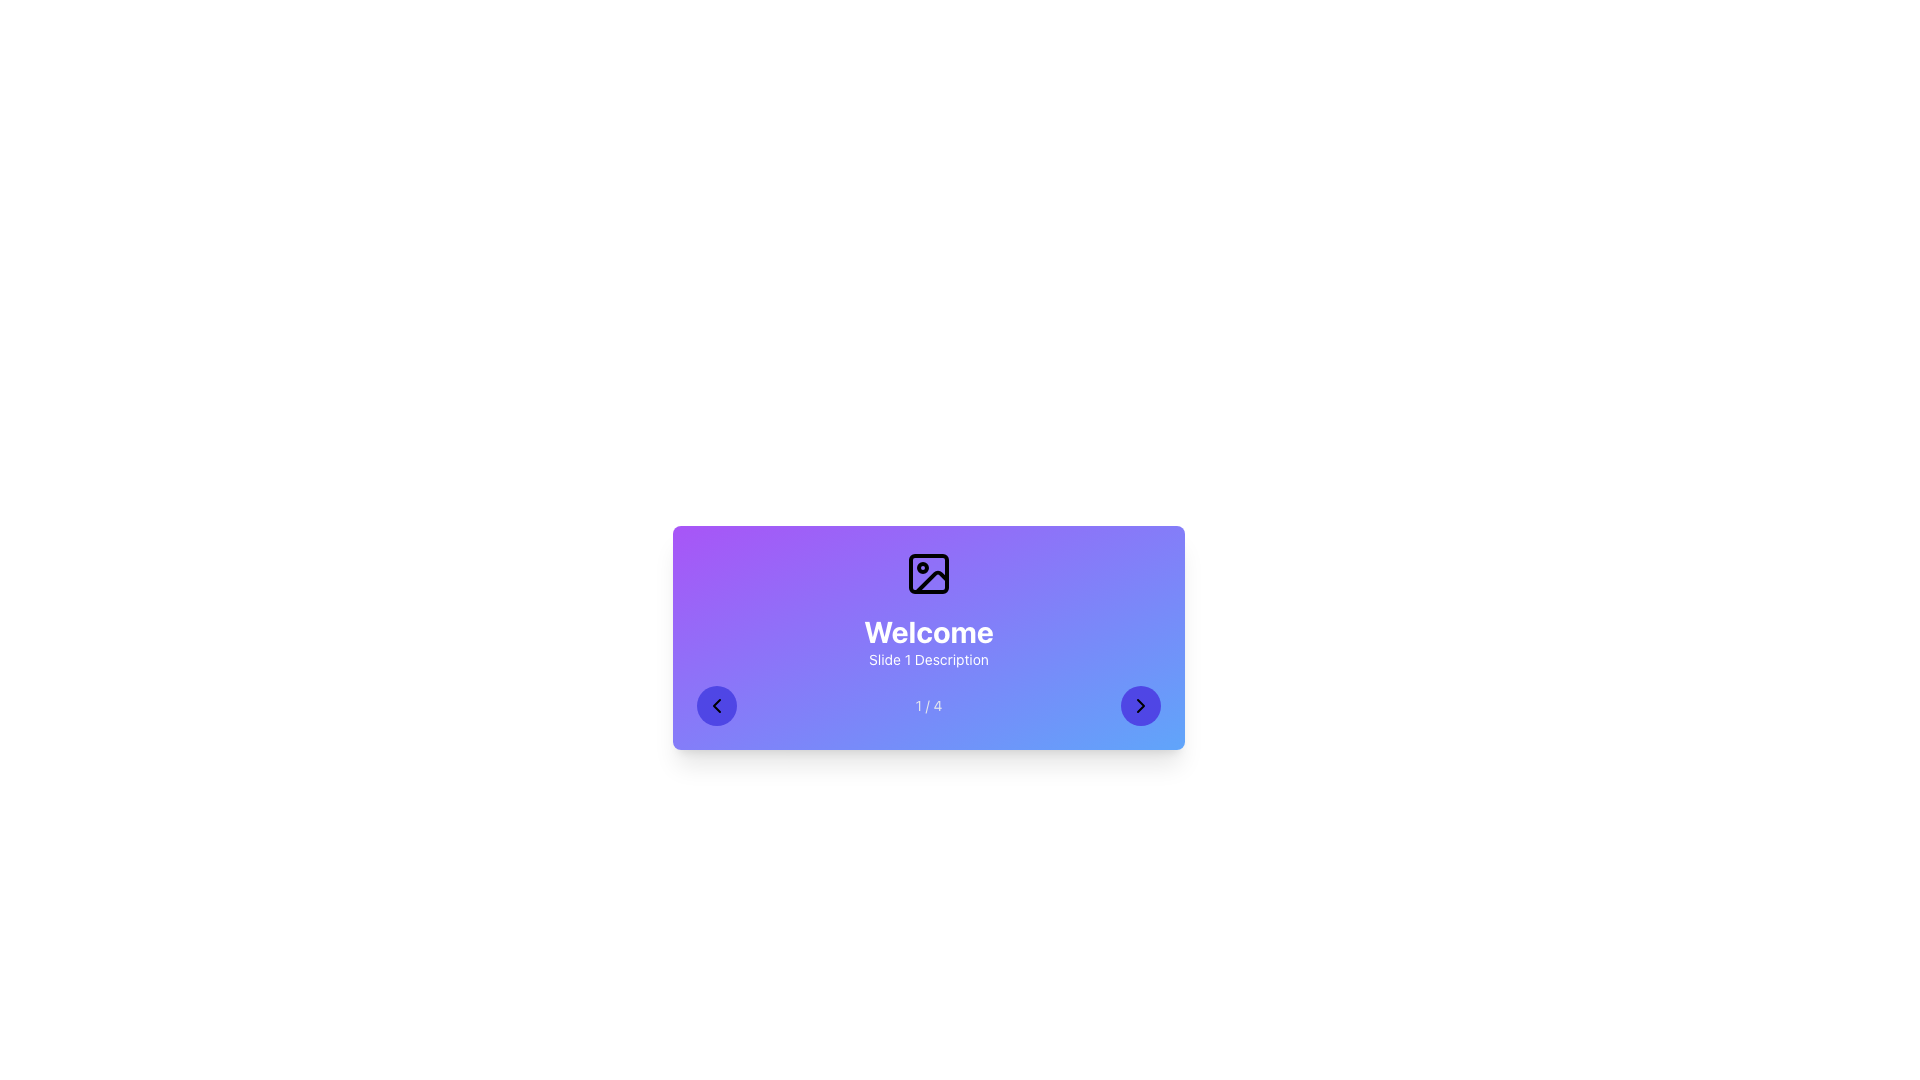 This screenshot has width=1920, height=1080. I want to click on the descriptive subtitle text that provides contextual information about the current slide, positioned below the 'Welcome' text in a presentation interface, so click(928, 659).